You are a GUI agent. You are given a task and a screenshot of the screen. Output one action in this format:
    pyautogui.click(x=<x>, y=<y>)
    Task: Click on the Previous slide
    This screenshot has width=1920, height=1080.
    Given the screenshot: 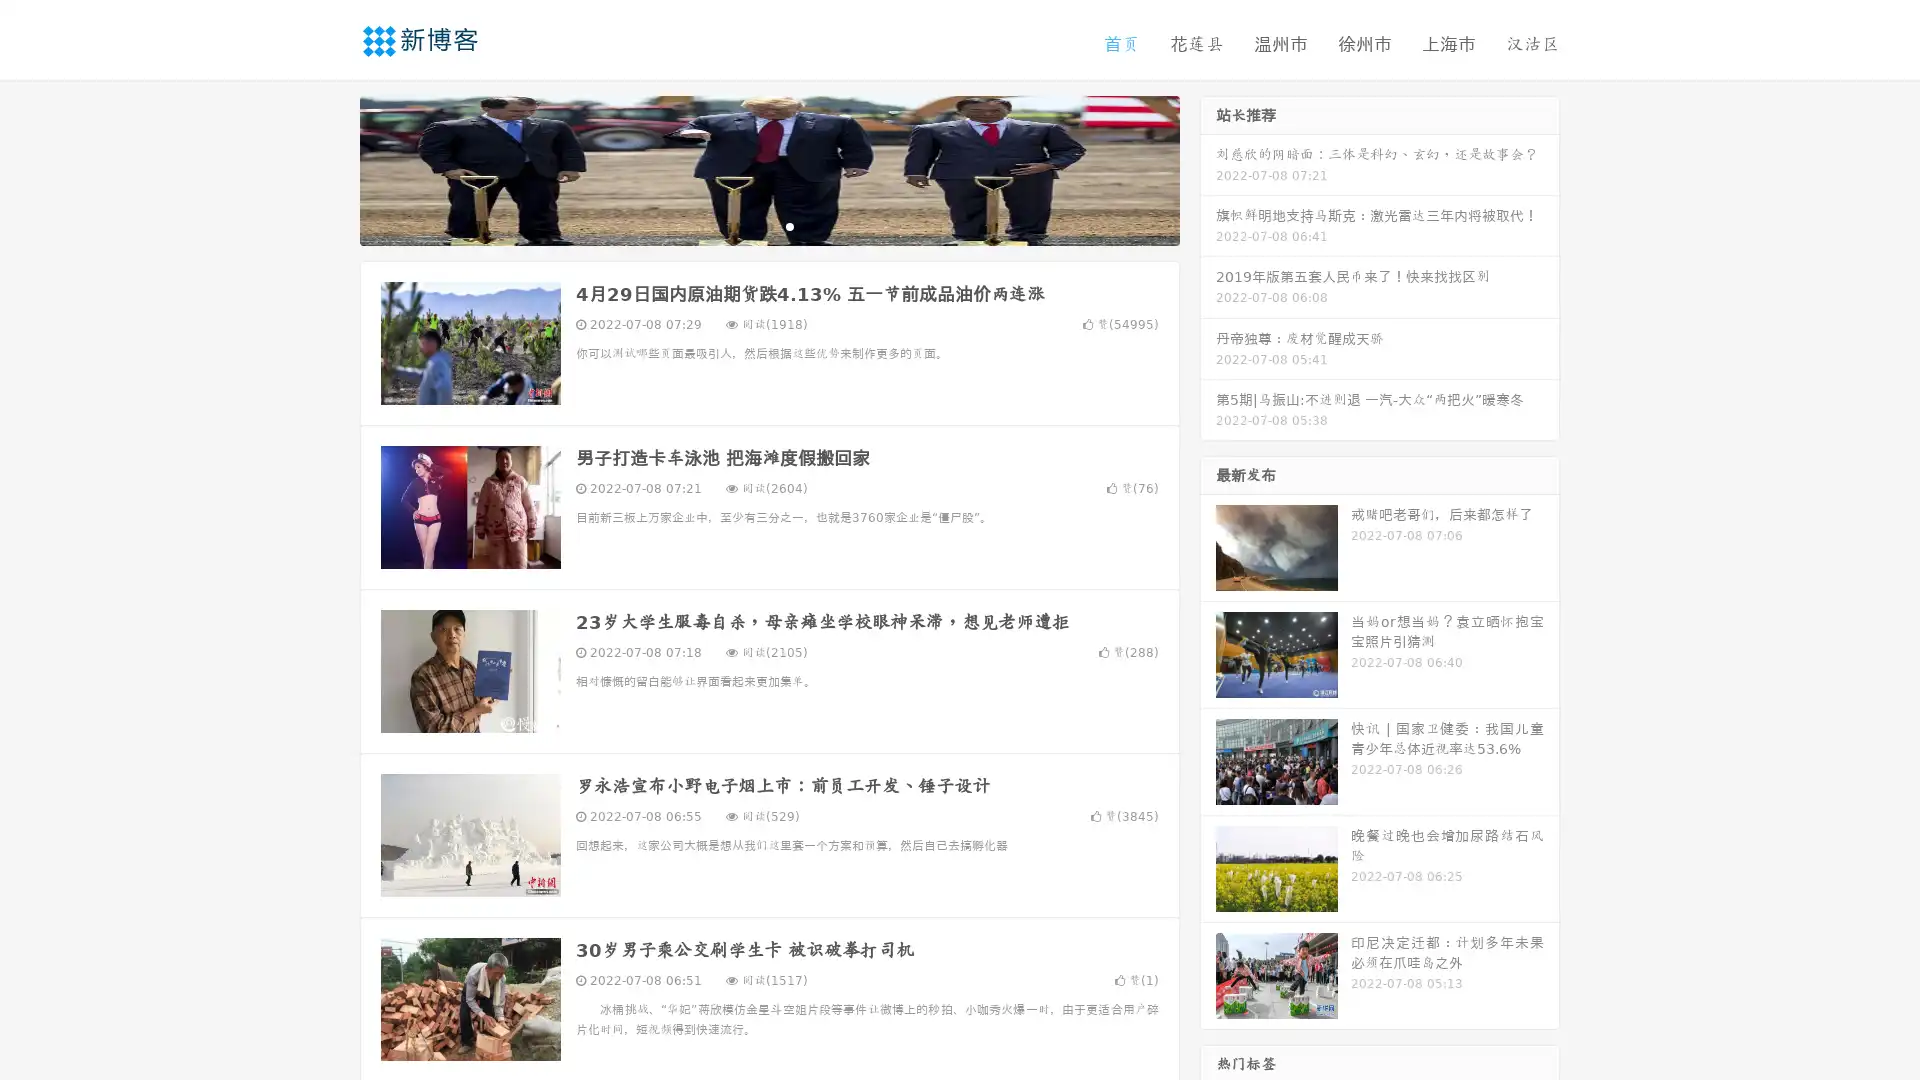 What is the action you would take?
    pyautogui.click(x=330, y=168)
    